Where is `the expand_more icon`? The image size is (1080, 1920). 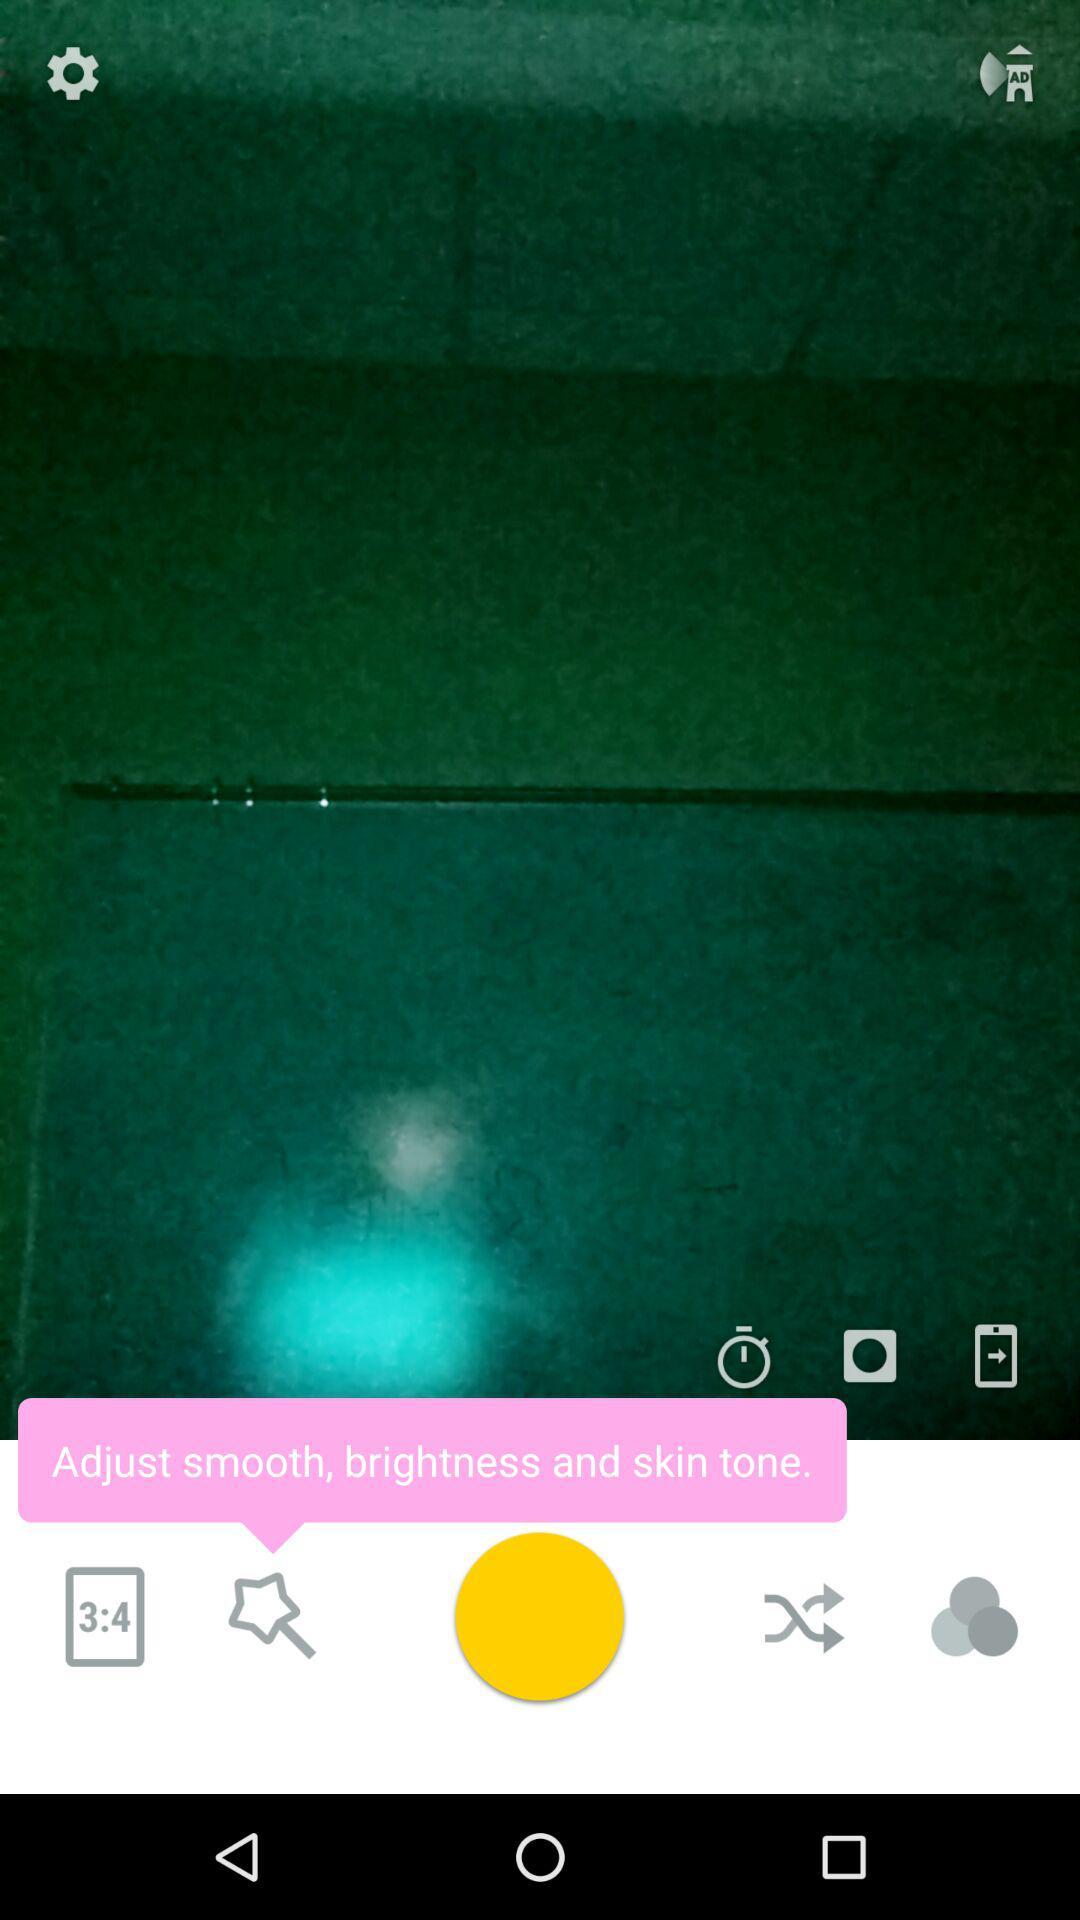 the expand_more icon is located at coordinates (273, 1663).